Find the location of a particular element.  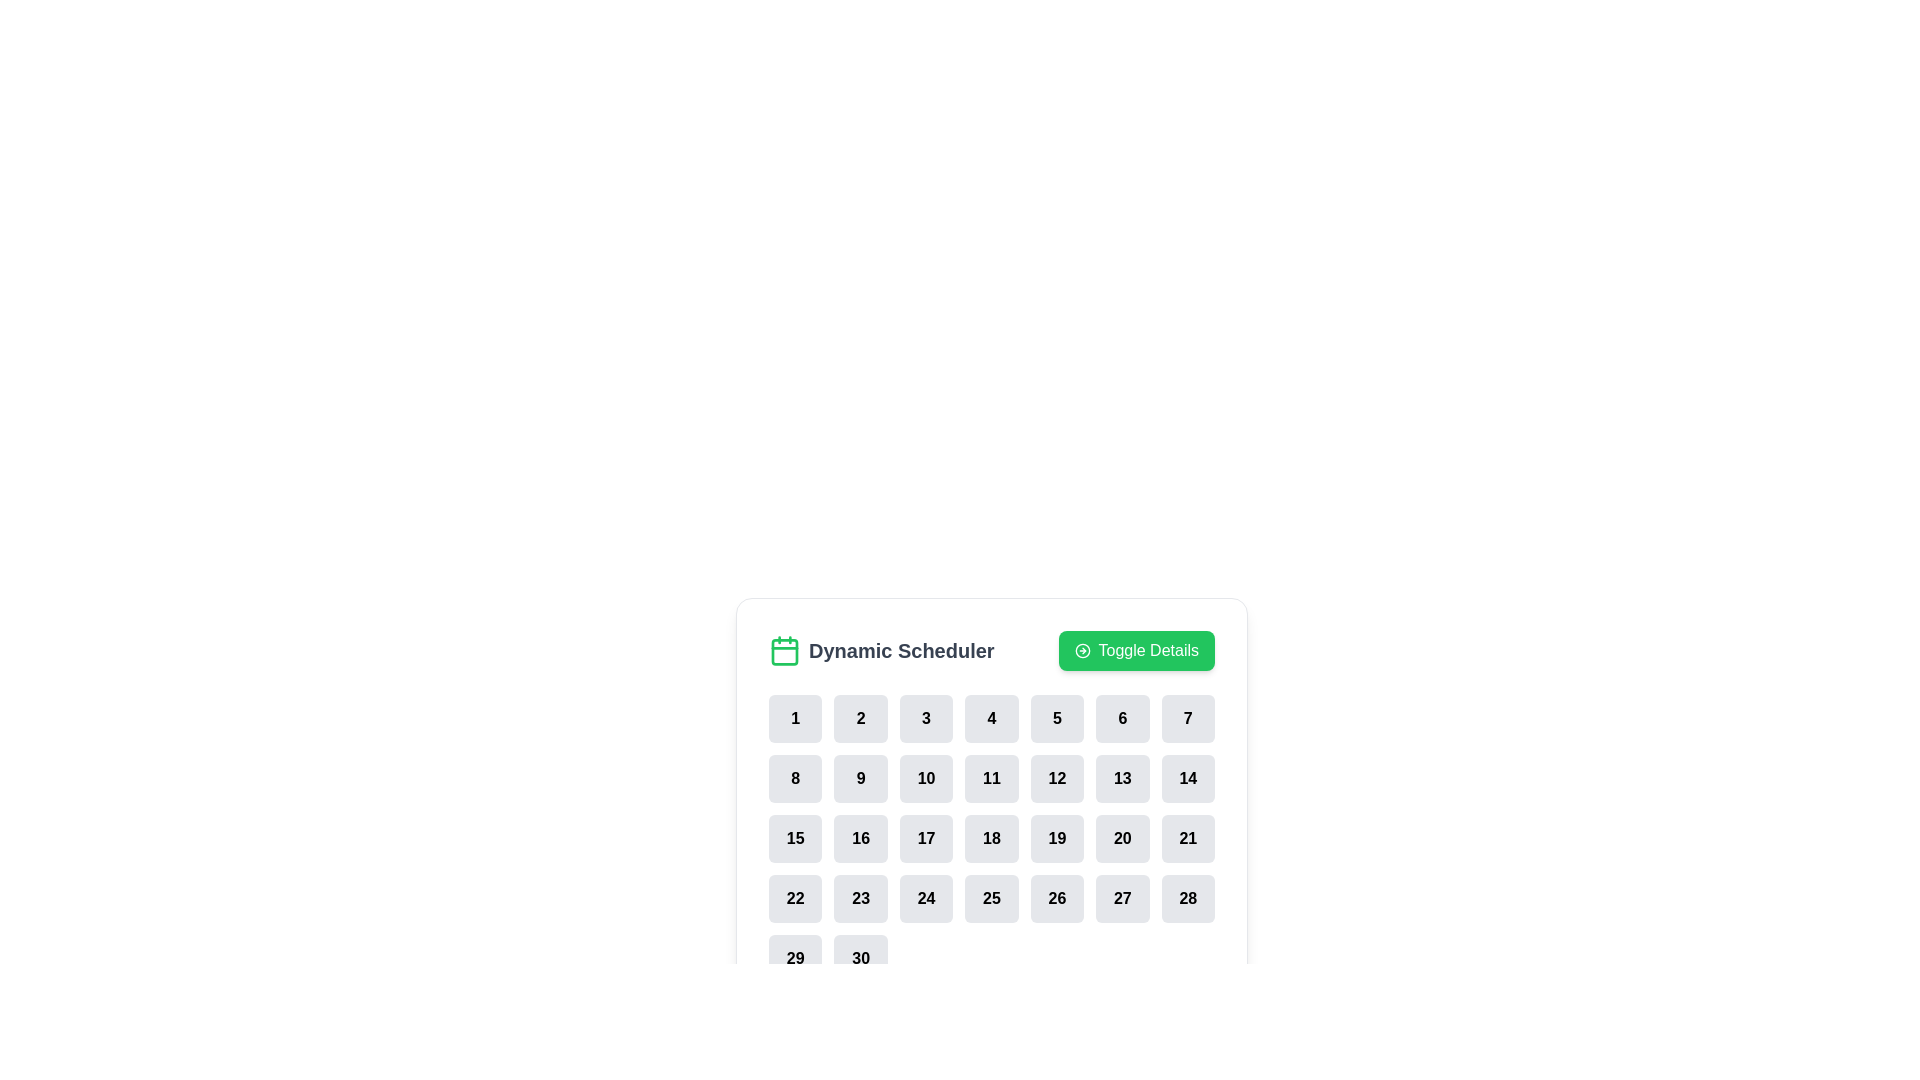

a specific cell in the grid layout of the 'Dynamic Scheduler' is located at coordinates (992, 839).